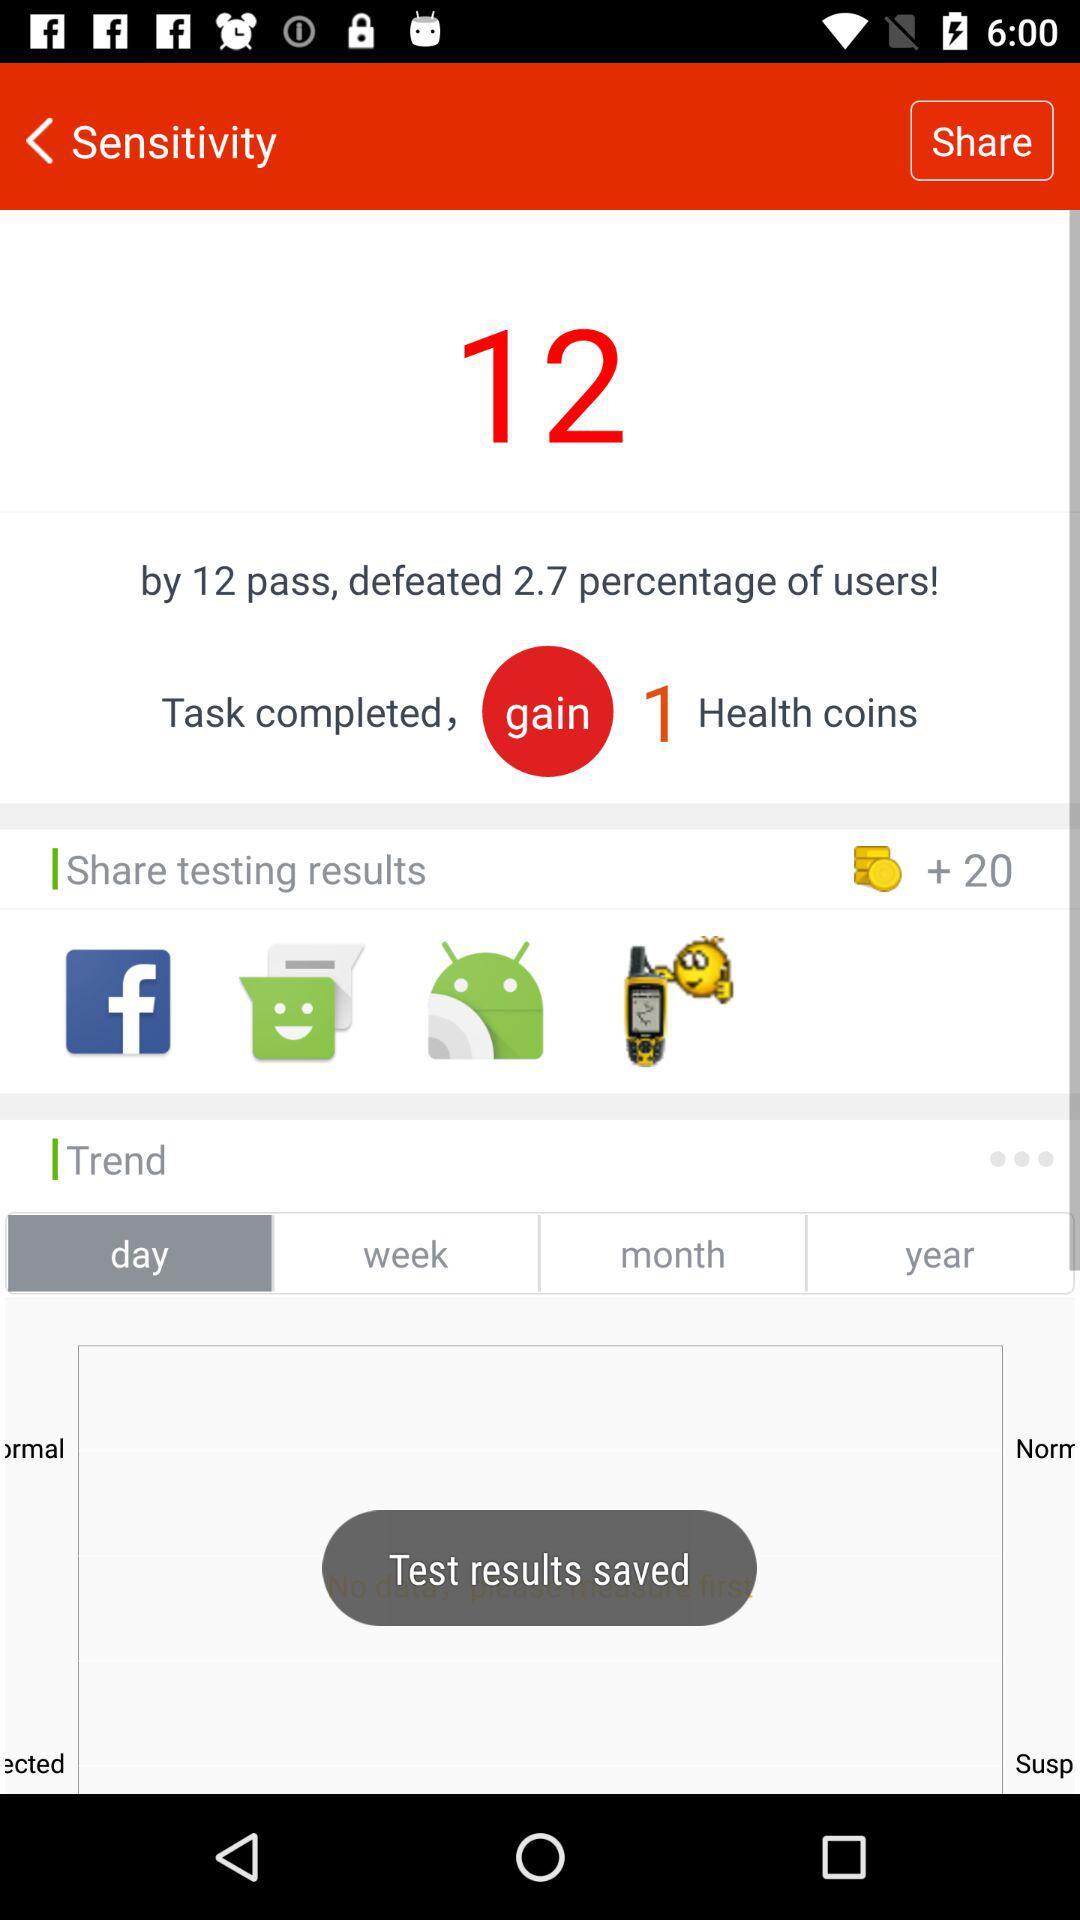 The height and width of the screenshot is (1920, 1080). I want to click on share on facebook, so click(118, 1001).